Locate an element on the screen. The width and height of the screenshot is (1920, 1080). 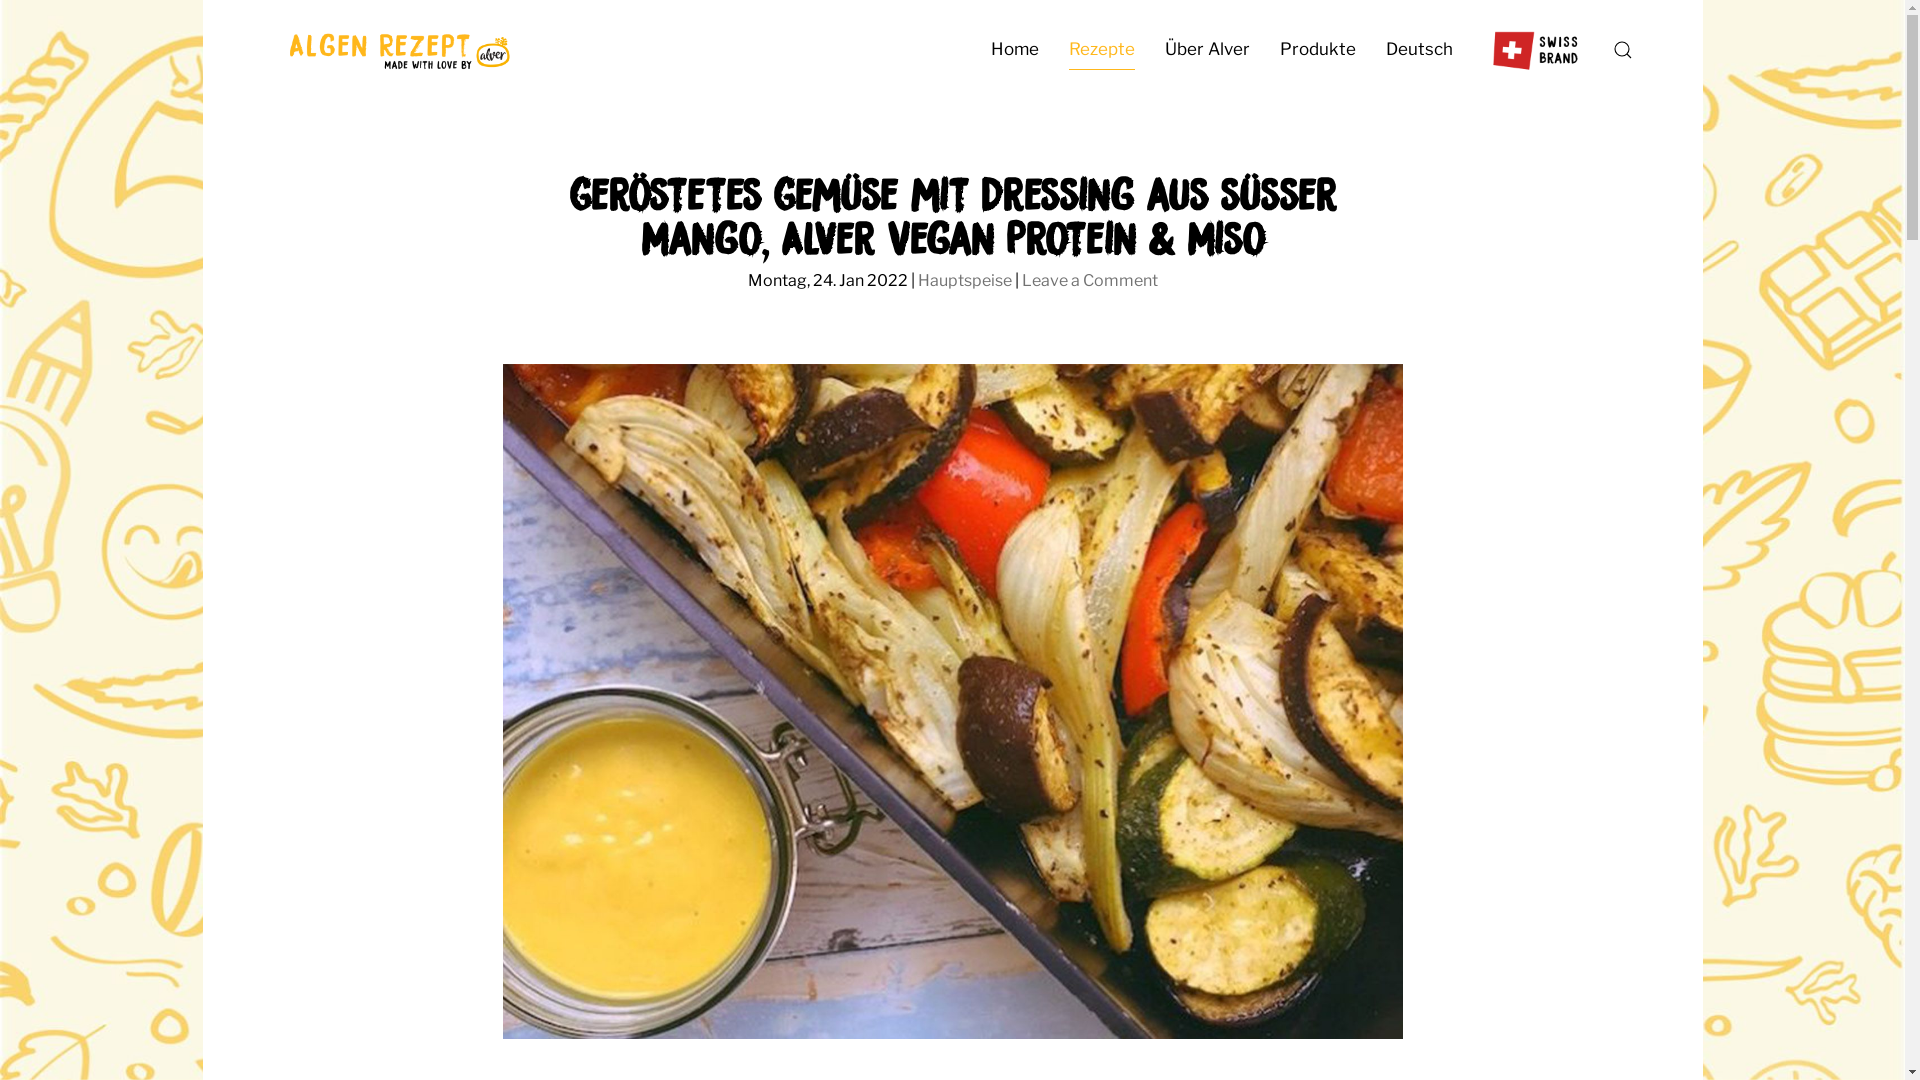
'Algen Rezepte | Made with love by Alver World SA' is located at coordinates (397, 49).